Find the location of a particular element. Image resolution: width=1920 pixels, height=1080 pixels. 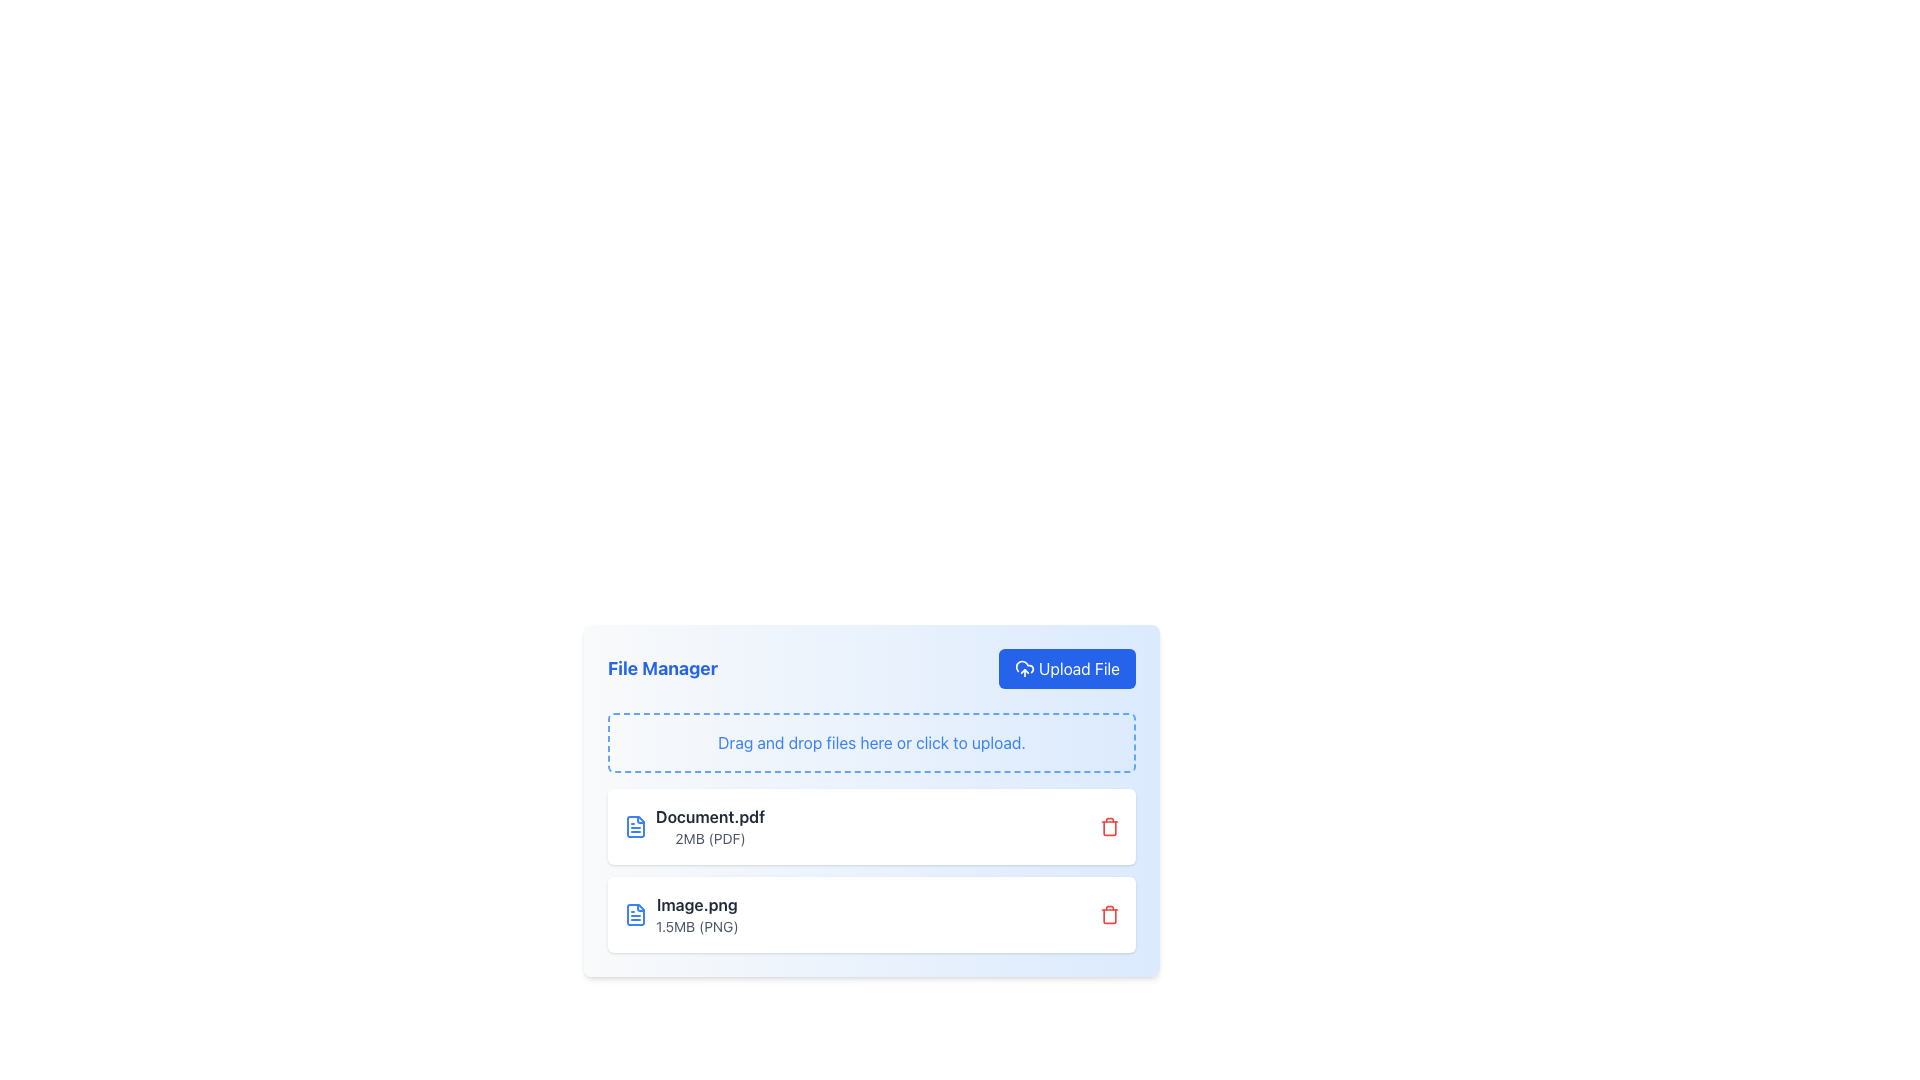

the text label displaying 'Image.png' with size '1.5MB (PNG)' in a File Manager interface is located at coordinates (697, 914).